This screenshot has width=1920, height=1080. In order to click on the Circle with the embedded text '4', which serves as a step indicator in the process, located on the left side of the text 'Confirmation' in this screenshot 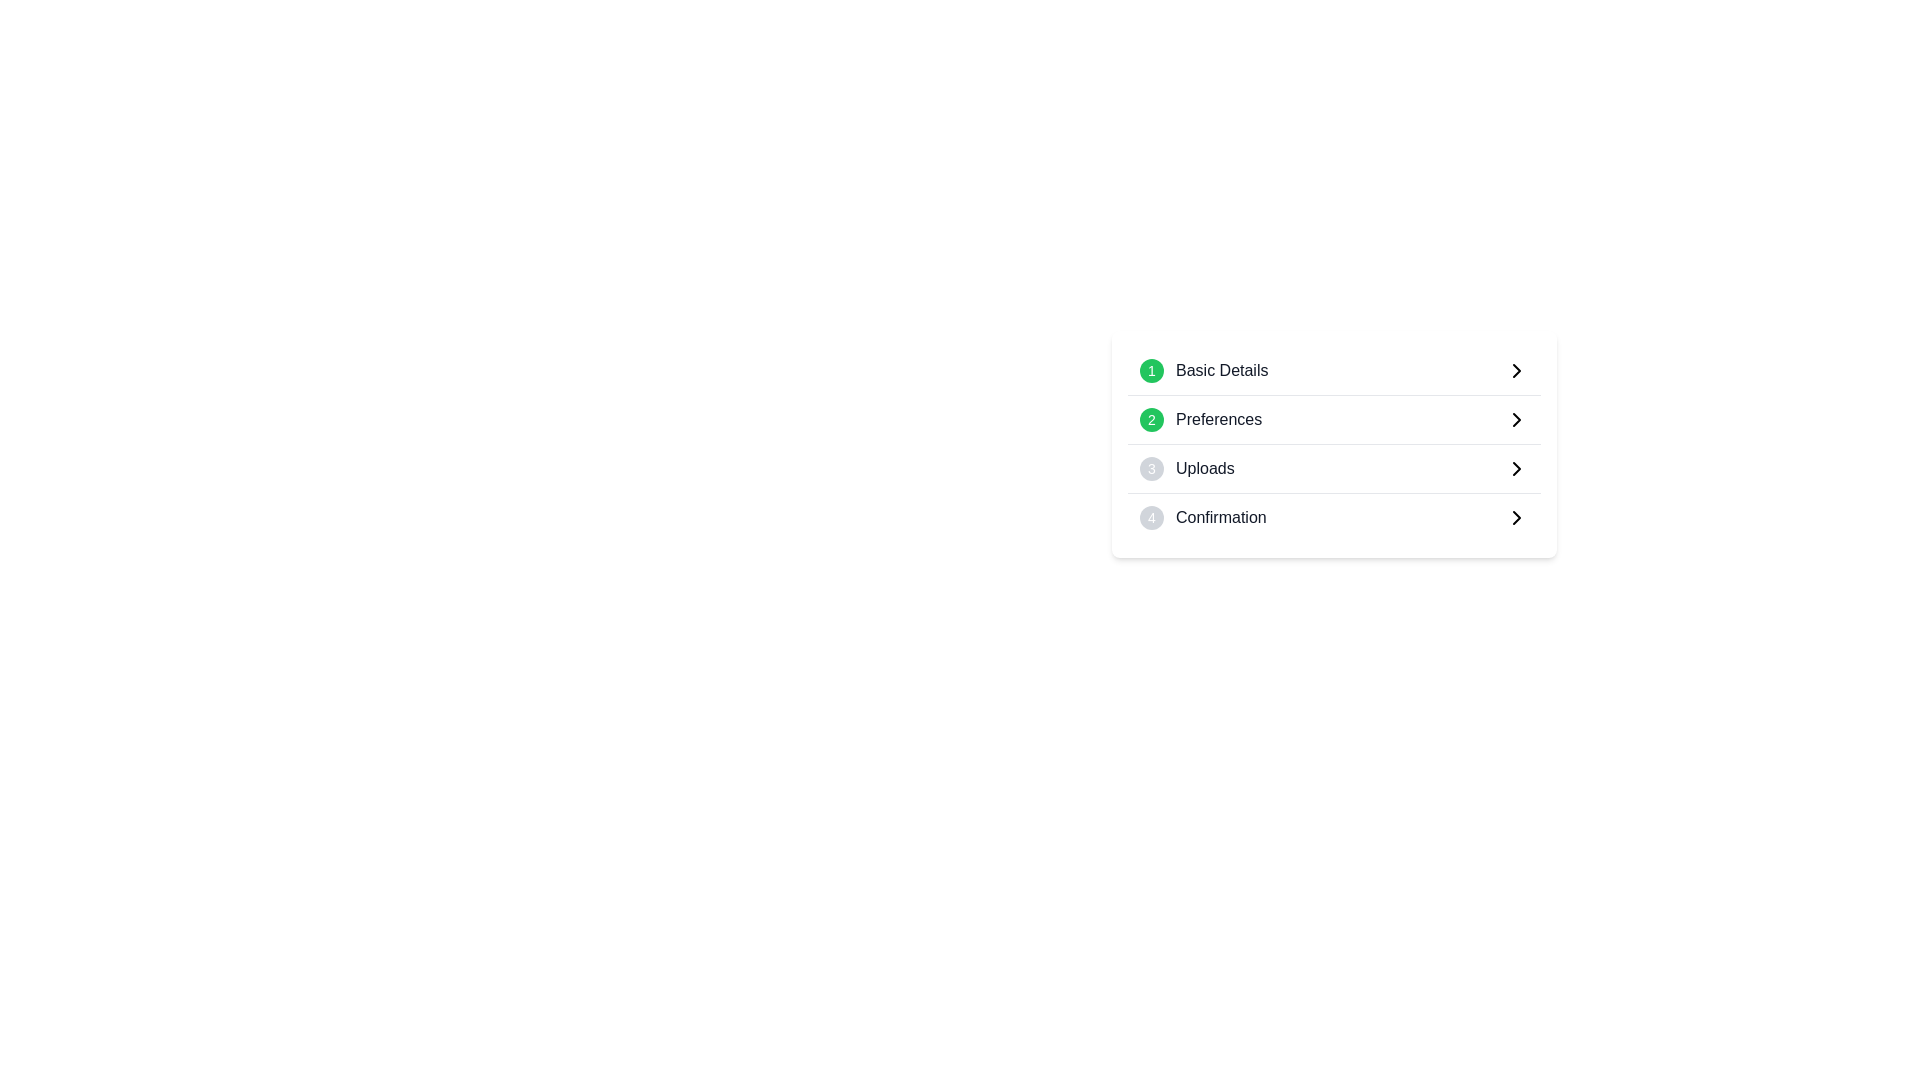, I will do `click(1152, 516)`.